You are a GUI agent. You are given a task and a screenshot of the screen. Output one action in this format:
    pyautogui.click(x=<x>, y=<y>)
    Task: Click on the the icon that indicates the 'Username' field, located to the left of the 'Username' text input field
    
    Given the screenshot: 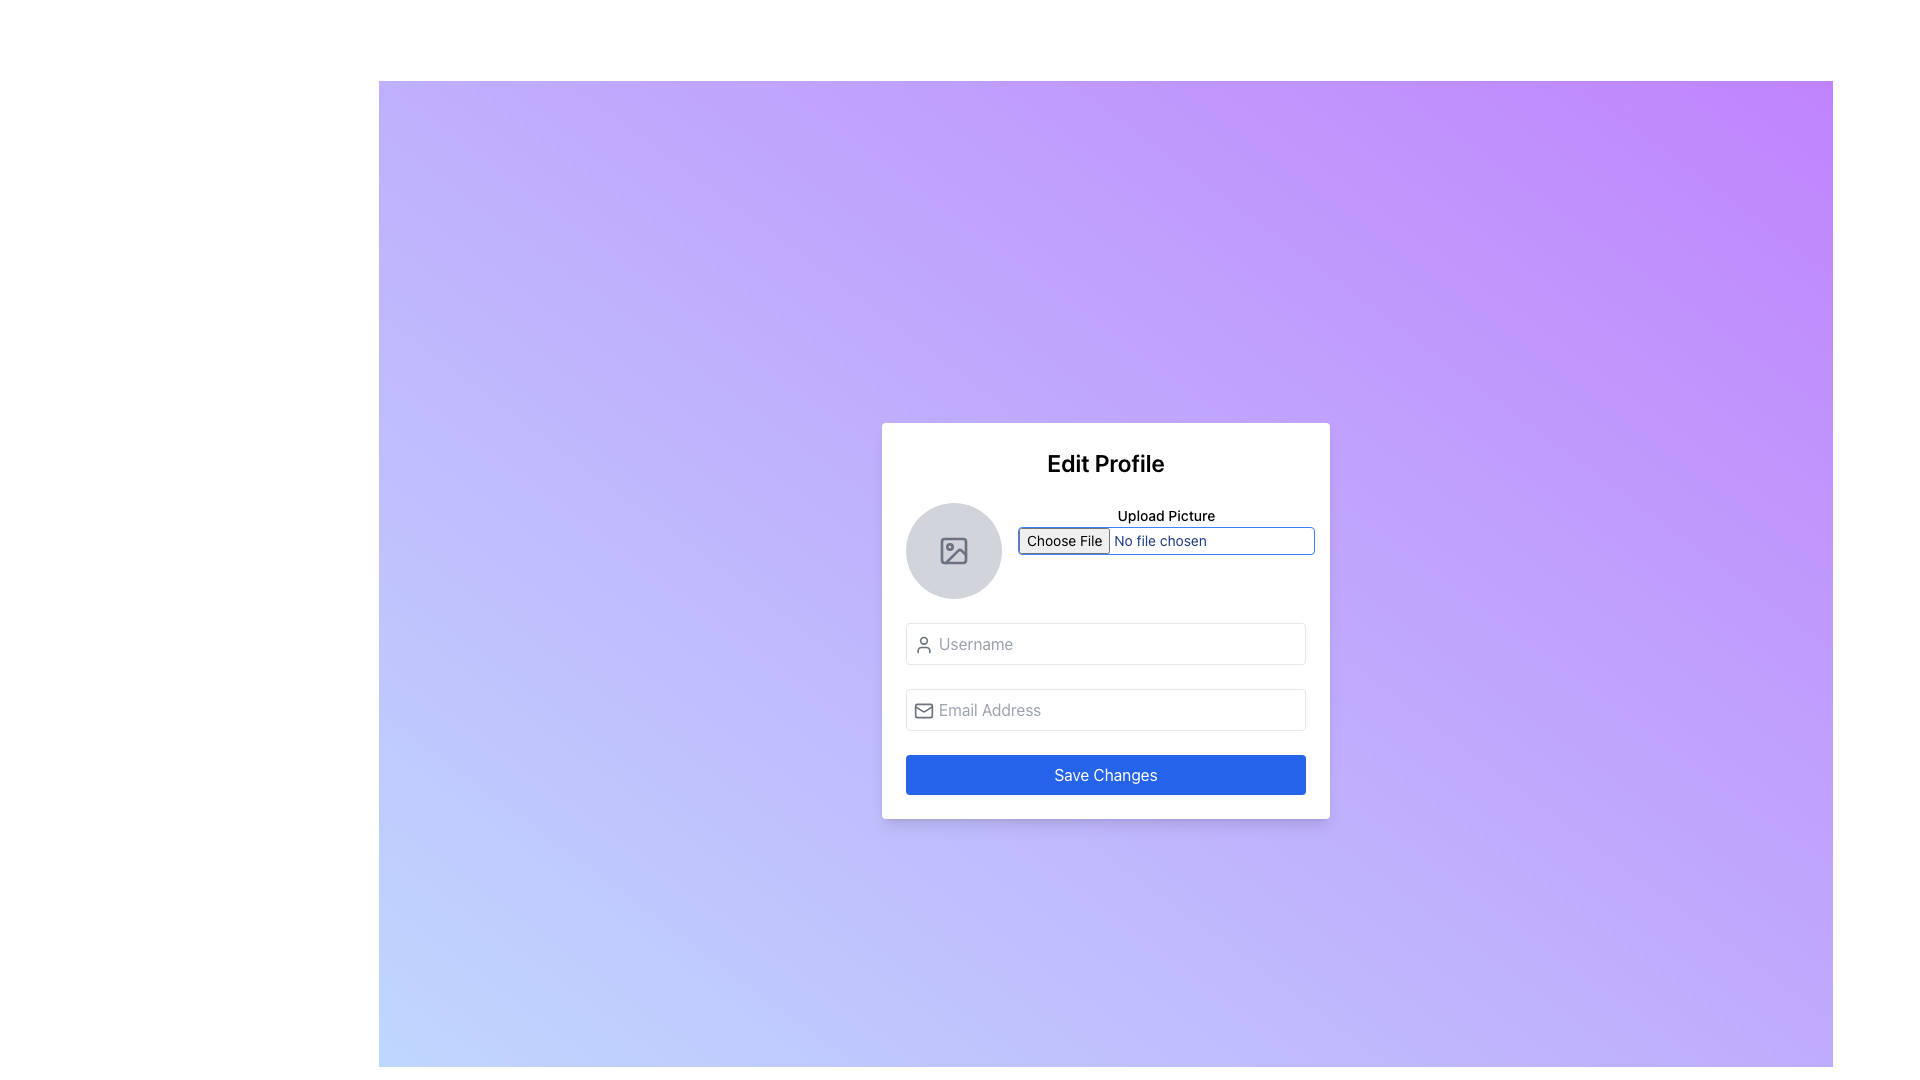 What is the action you would take?
    pyautogui.click(x=923, y=644)
    